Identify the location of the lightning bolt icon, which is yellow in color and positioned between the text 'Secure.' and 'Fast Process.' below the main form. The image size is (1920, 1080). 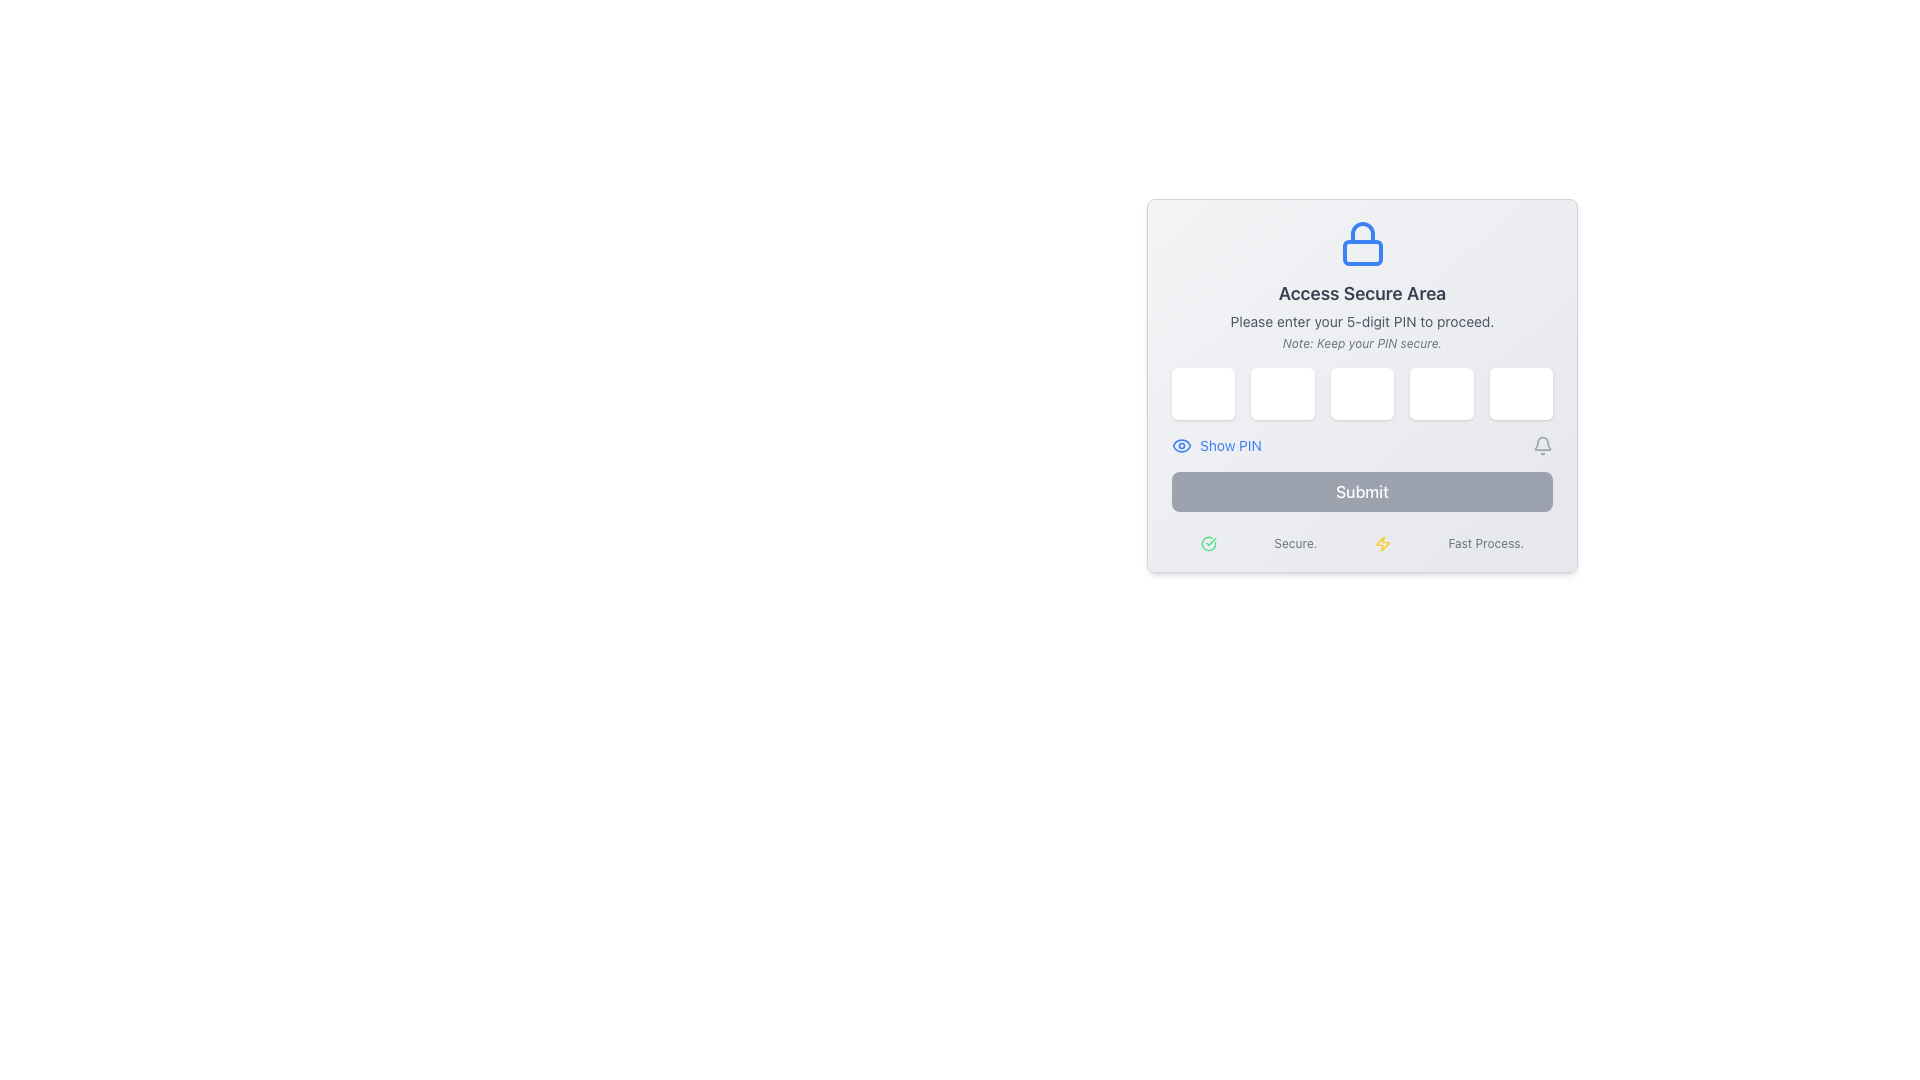
(1381, 543).